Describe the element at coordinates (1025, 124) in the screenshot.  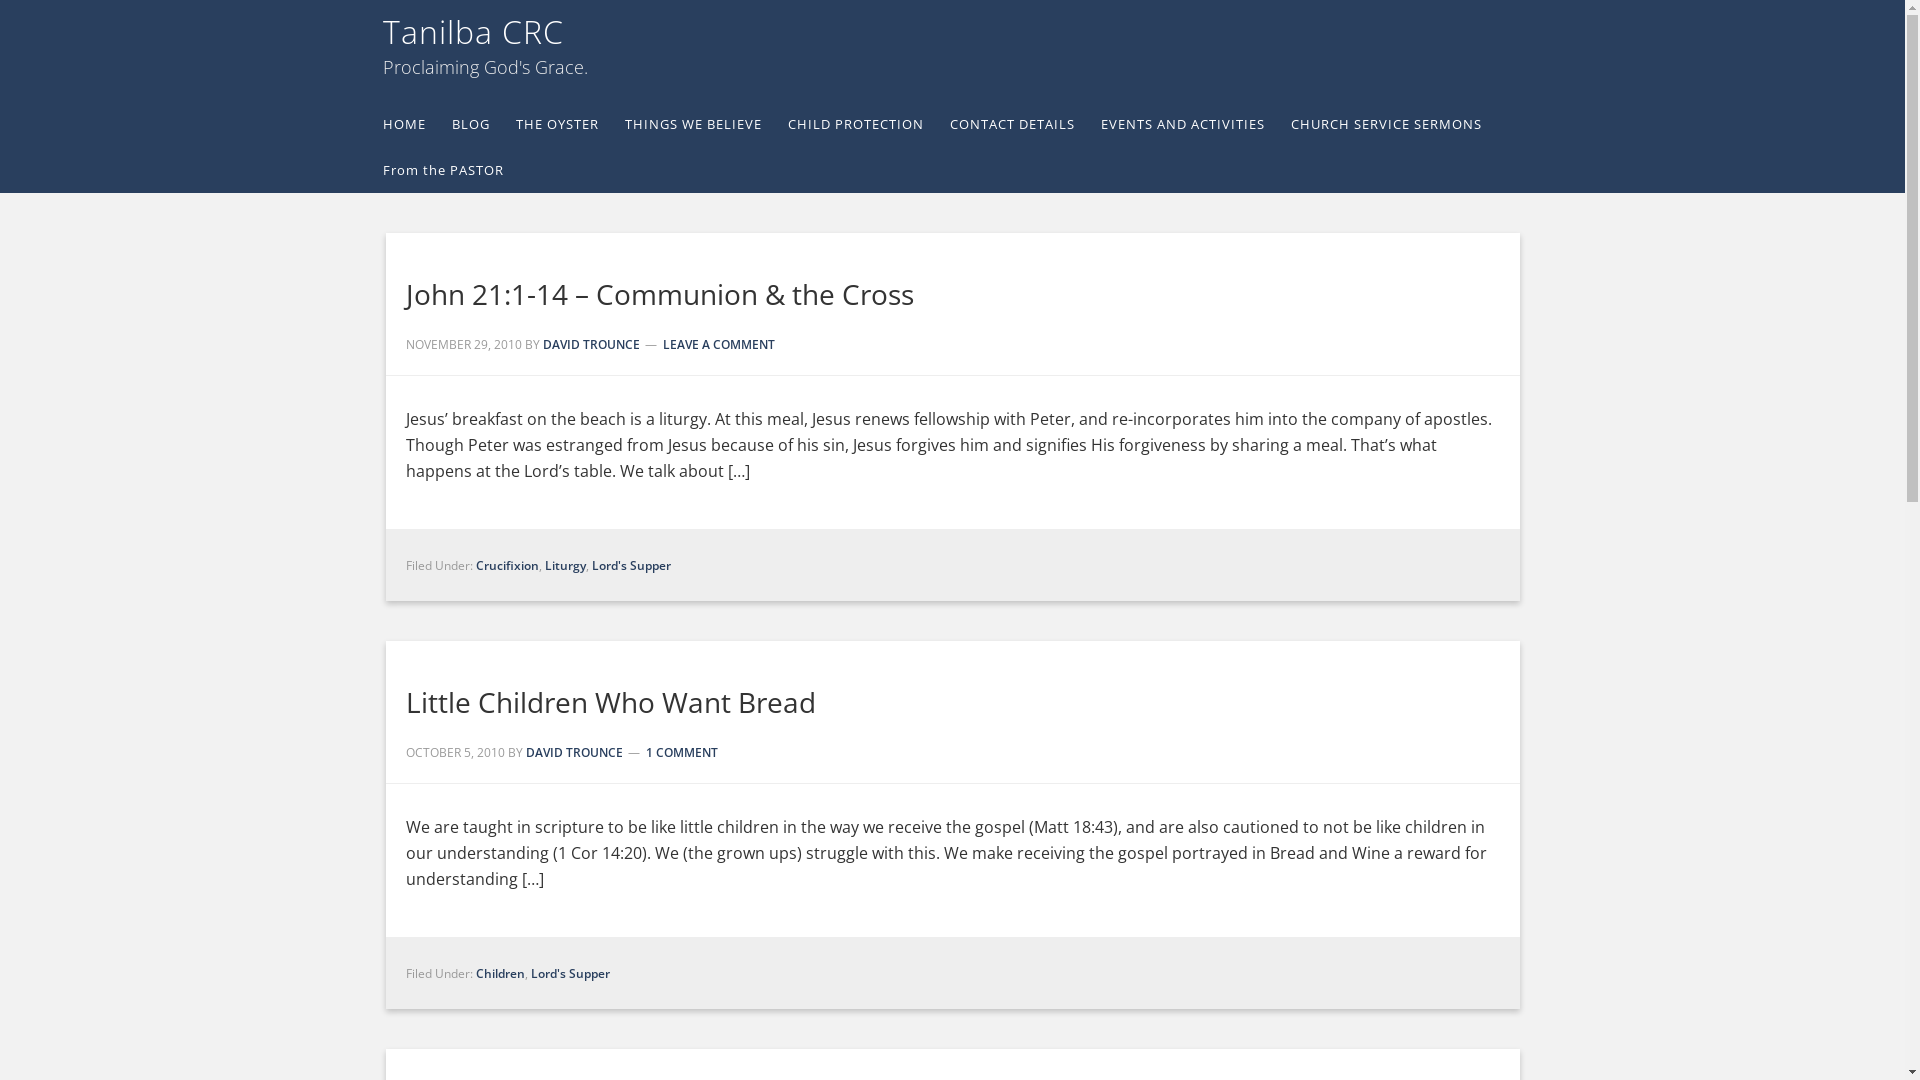
I see `'CONTACT DETAILS'` at that location.